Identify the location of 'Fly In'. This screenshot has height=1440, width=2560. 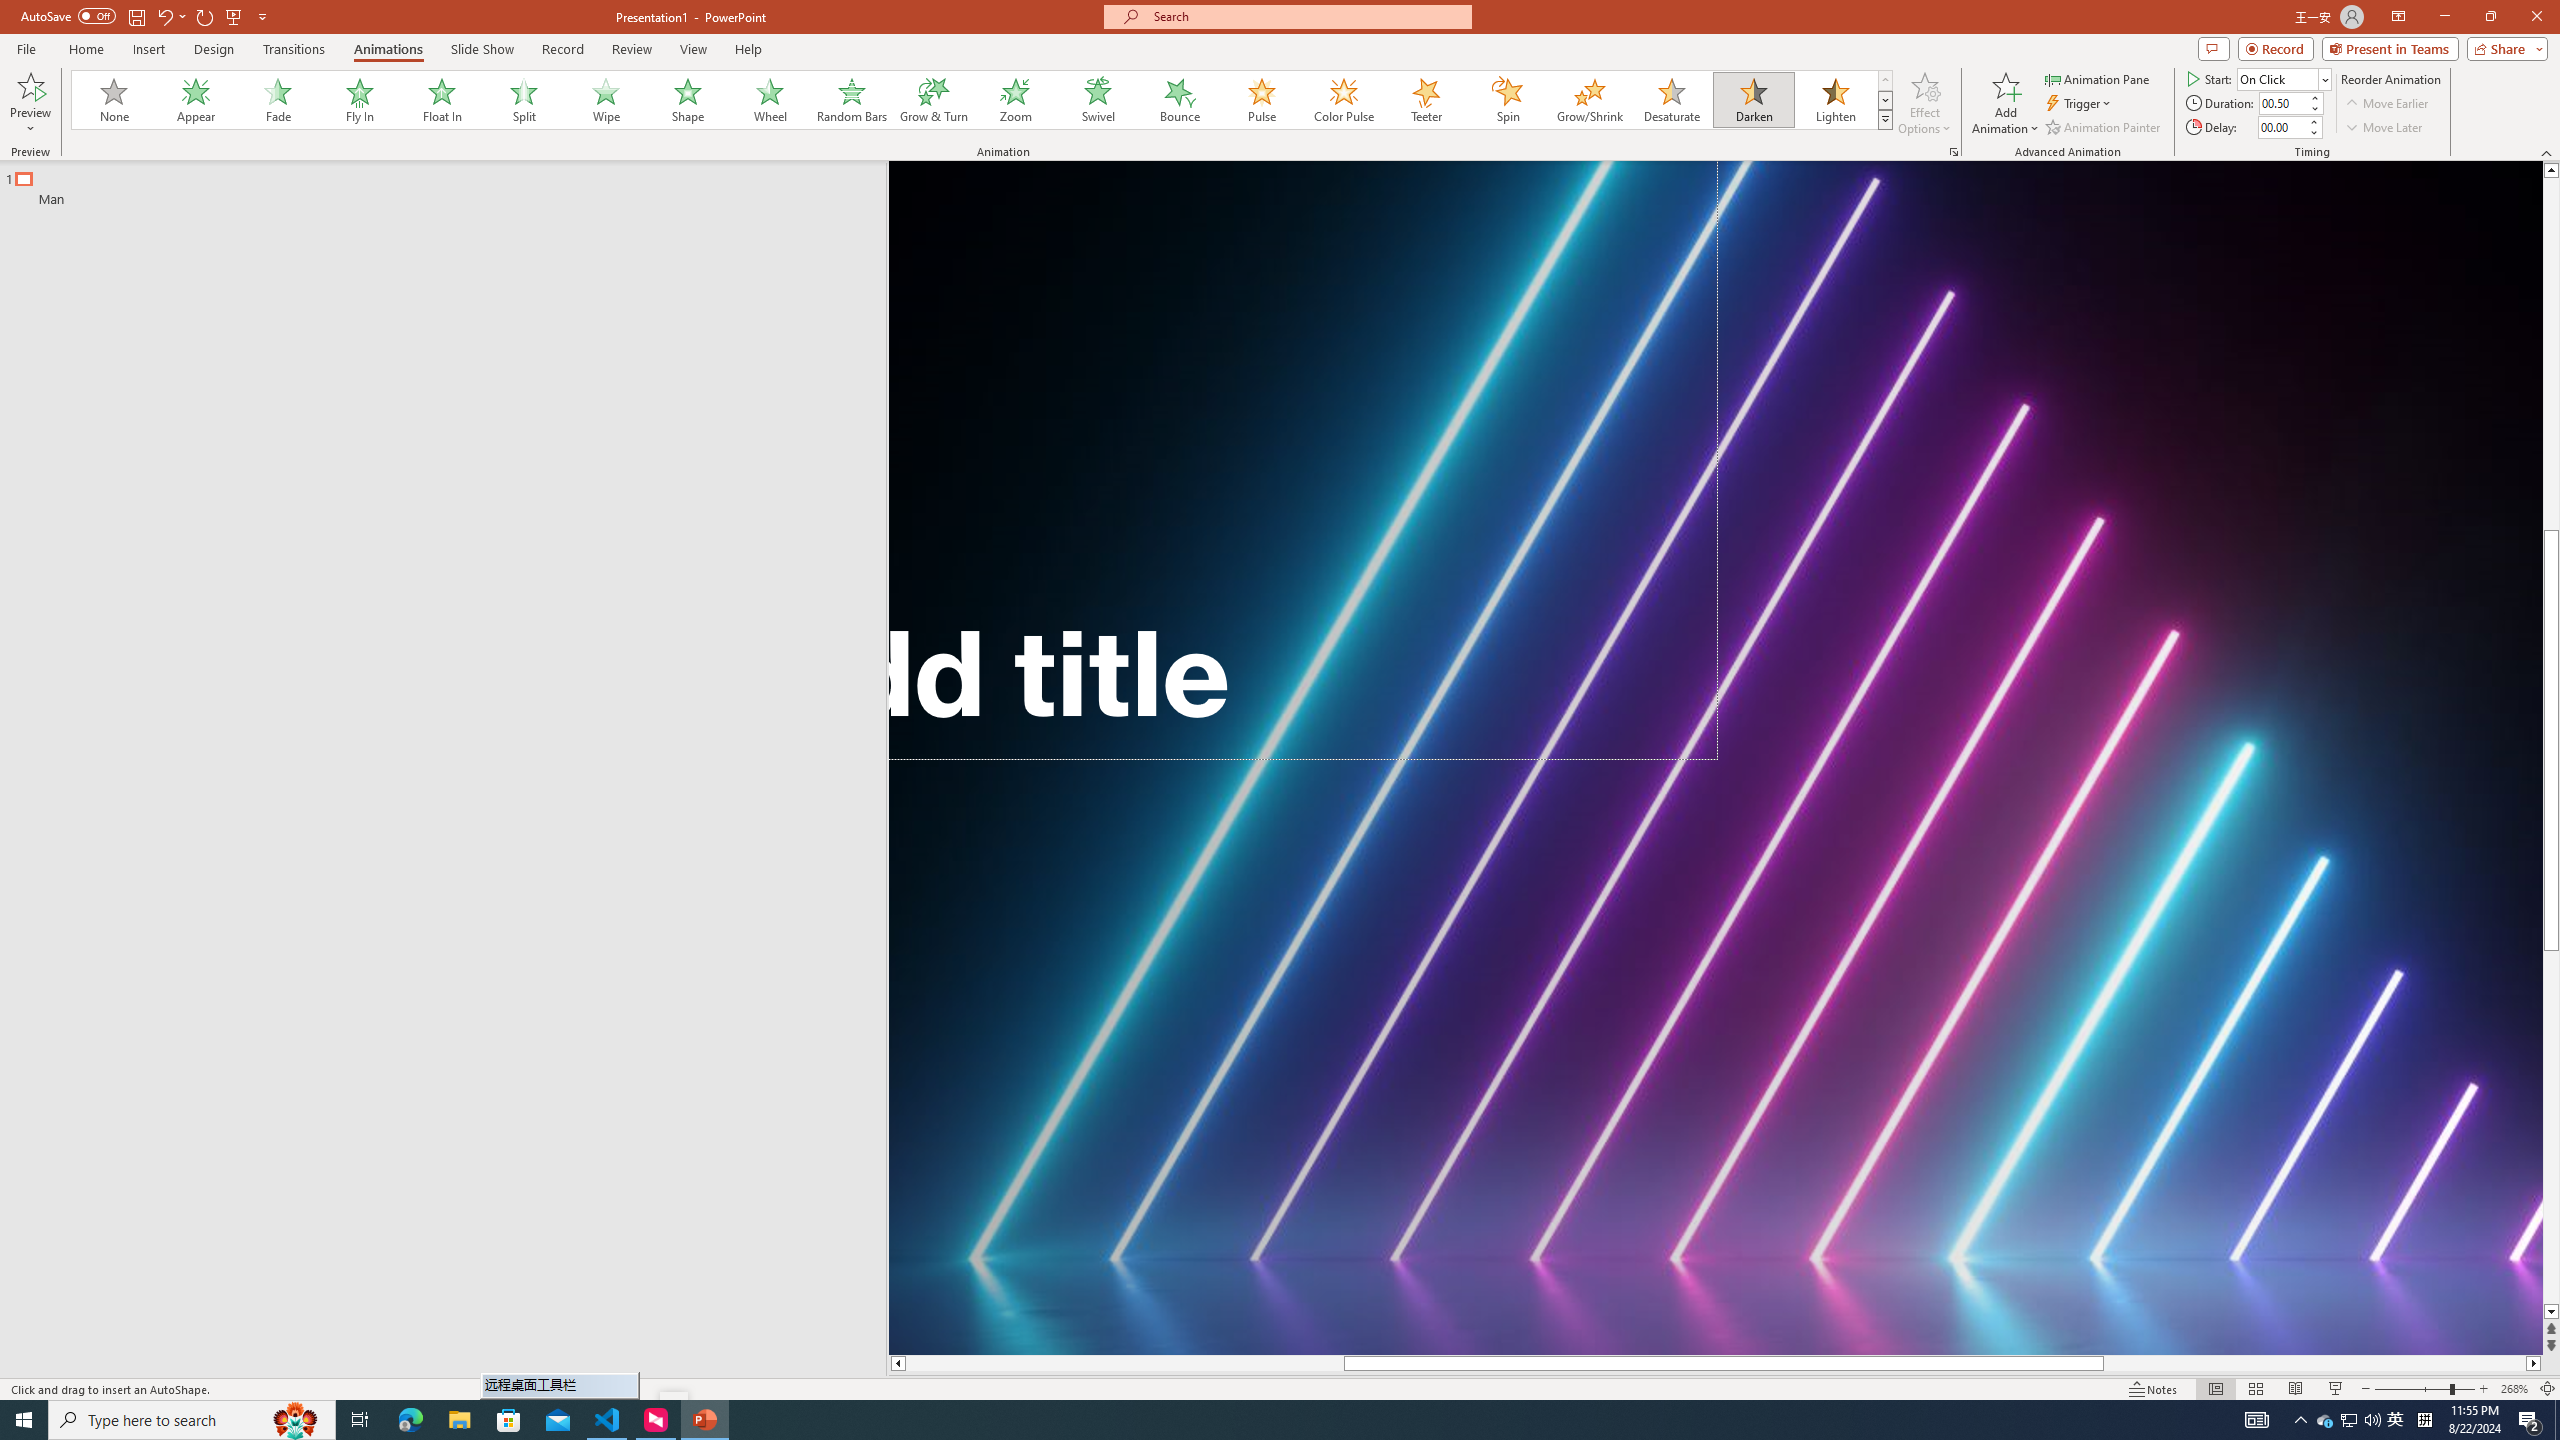
(359, 99).